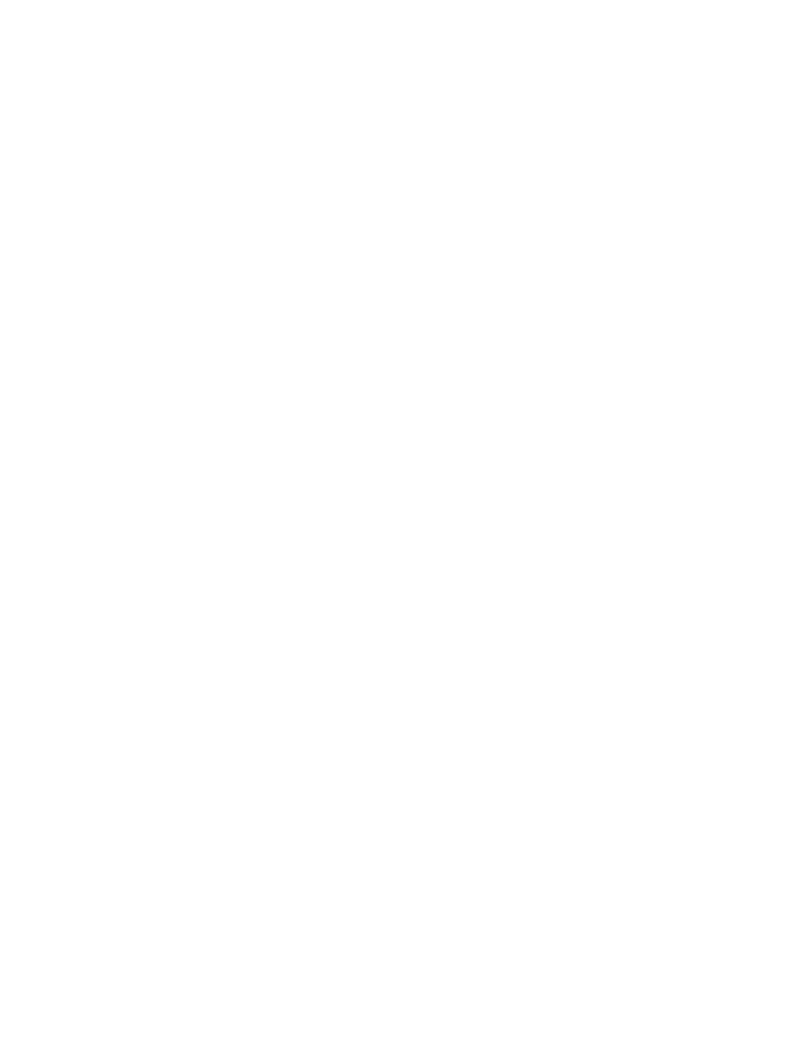 Image resolution: width=800 pixels, height=1038 pixels. What do you see at coordinates (231, 1017) in the screenshot?
I see `'Twitter'` at bounding box center [231, 1017].